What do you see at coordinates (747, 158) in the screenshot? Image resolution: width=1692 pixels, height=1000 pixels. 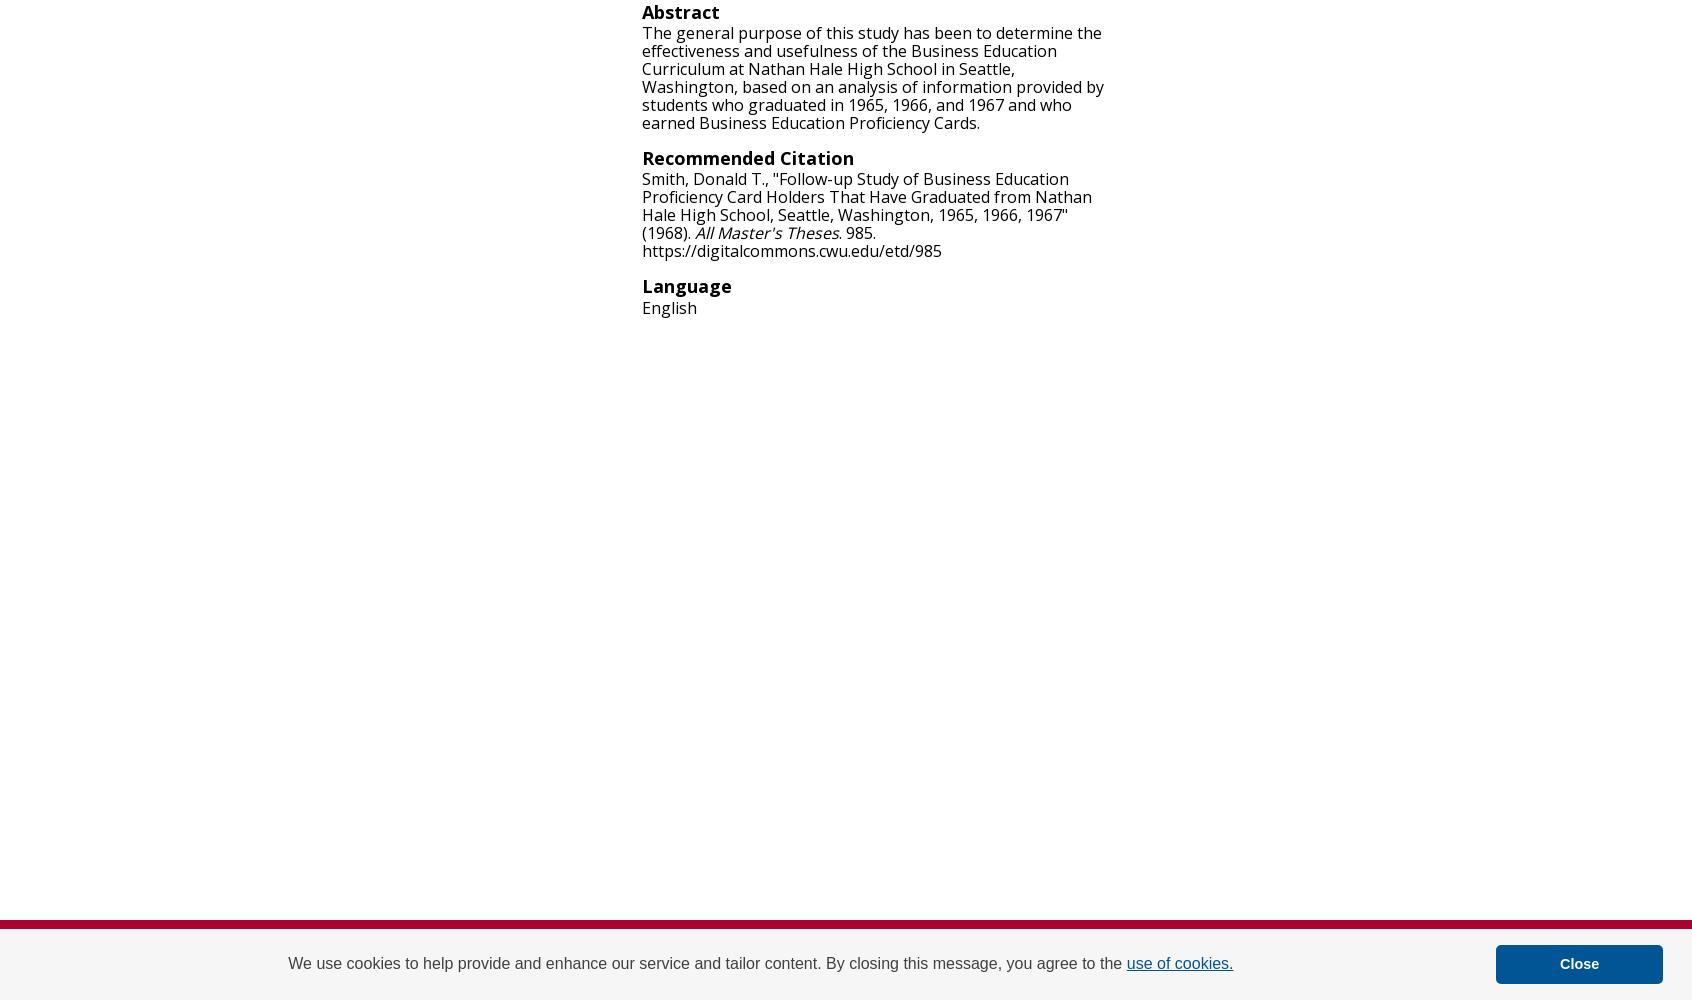 I see `'Recommended Citation'` at bounding box center [747, 158].